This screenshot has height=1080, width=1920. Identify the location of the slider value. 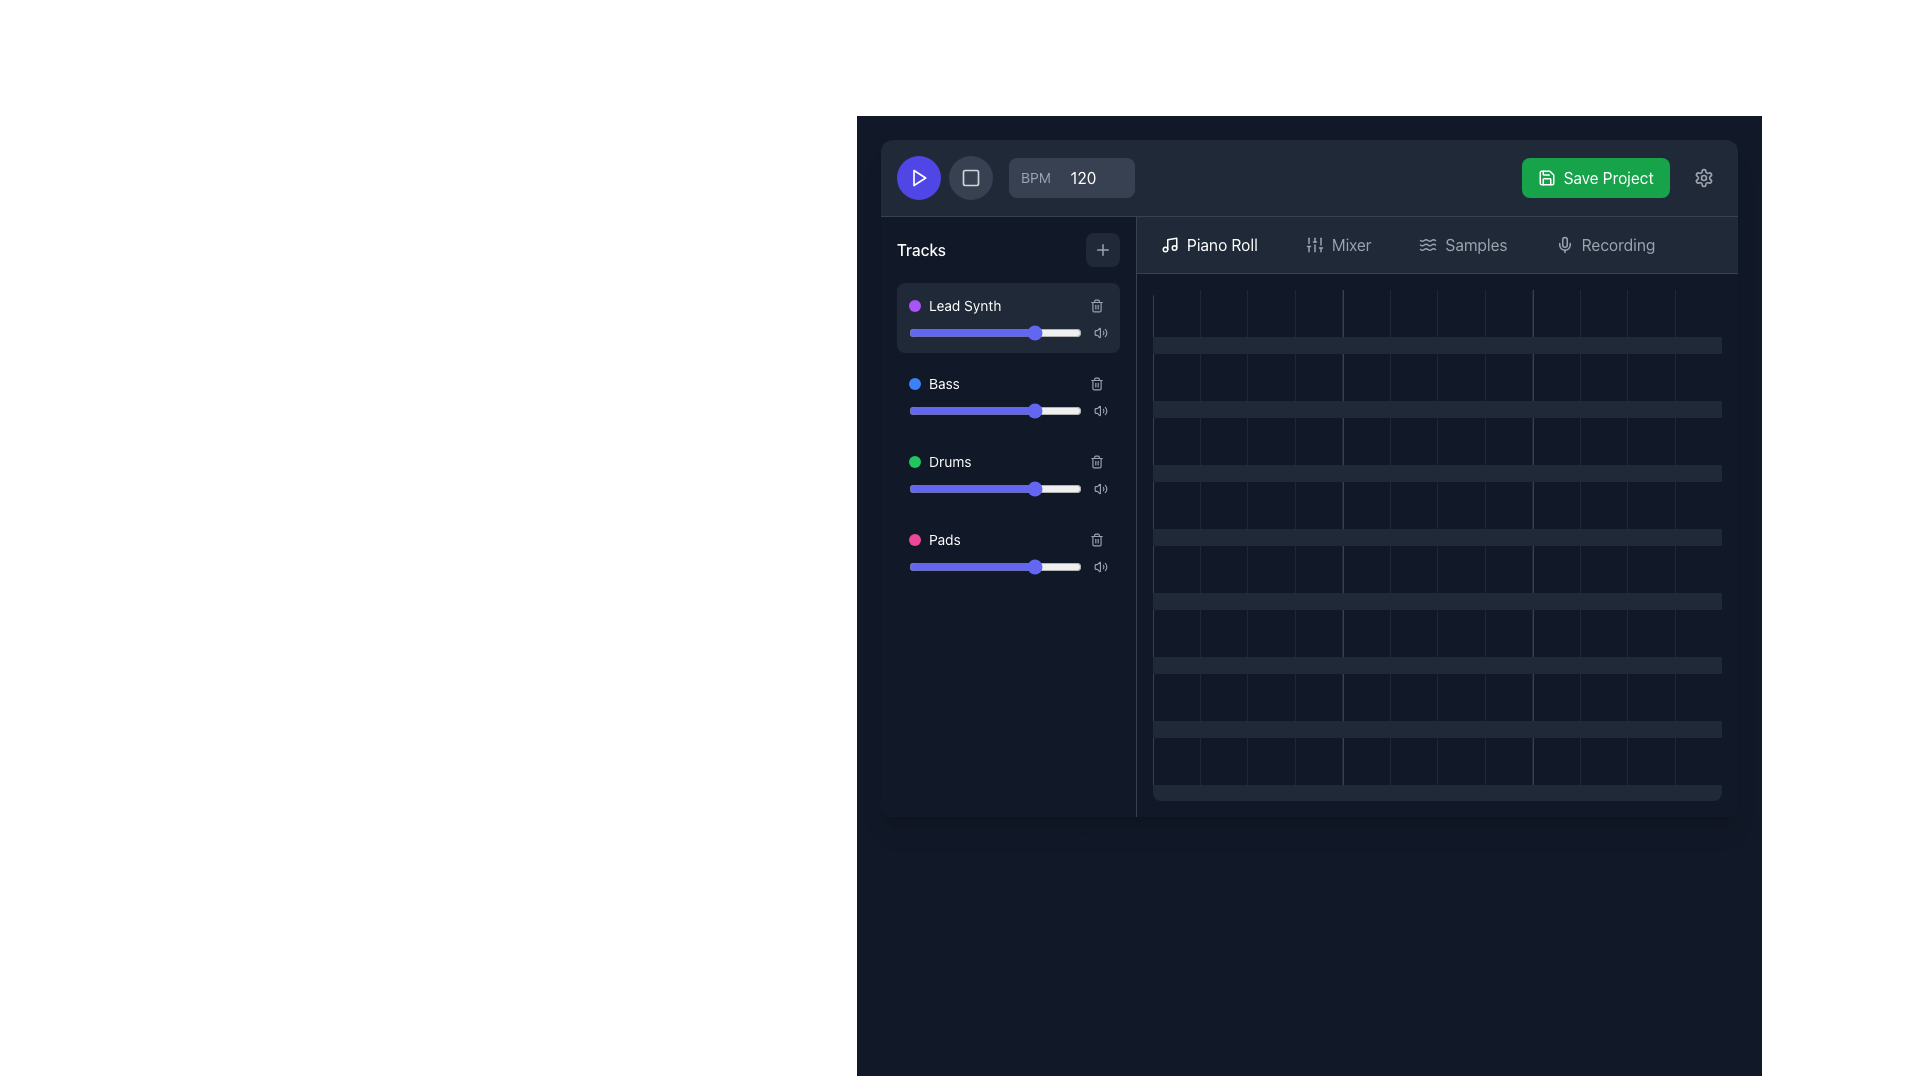
(979, 331).